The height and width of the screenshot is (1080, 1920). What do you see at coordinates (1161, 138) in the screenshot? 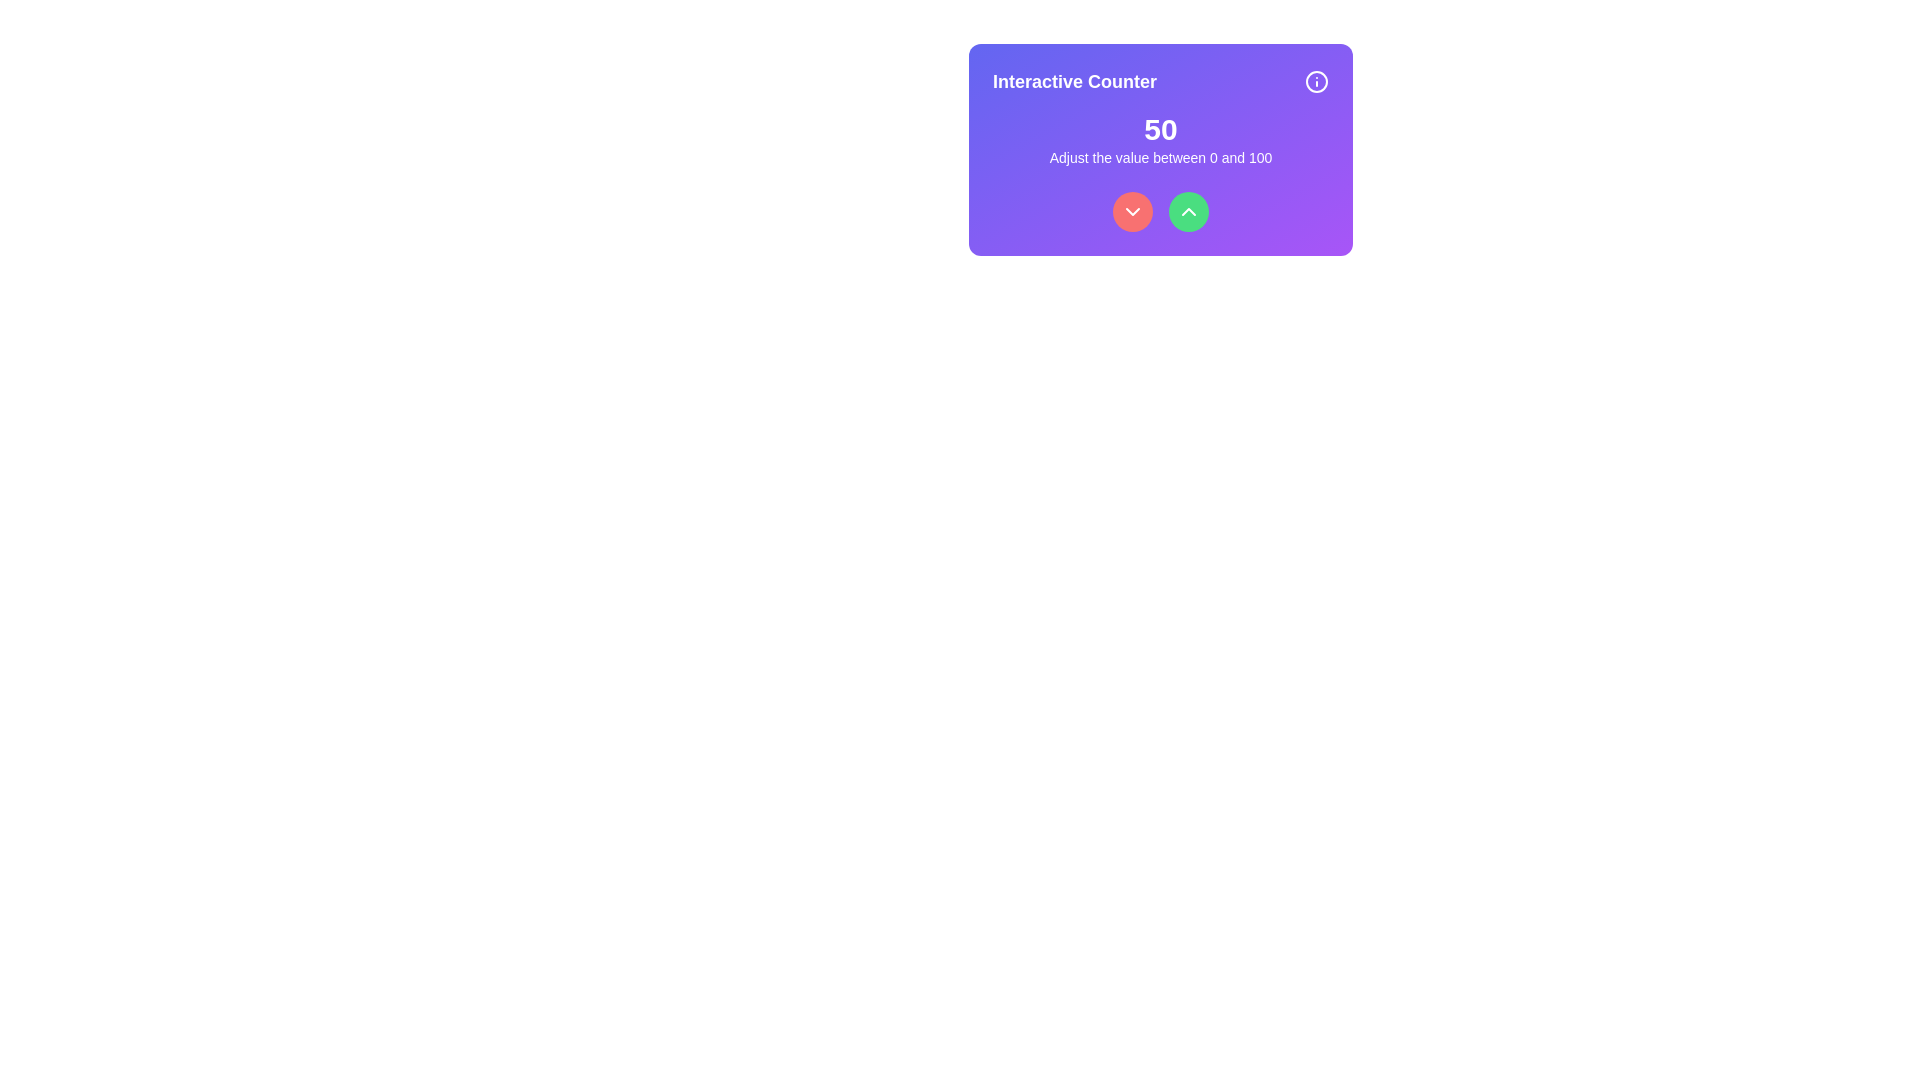
I see `descriptive text that states 'Adjust the value between 0 and 100' displayed below the bold number '50' in the text element positioned at the center below the title 'Interactive Counter'` at bounding box center [1161, 138].